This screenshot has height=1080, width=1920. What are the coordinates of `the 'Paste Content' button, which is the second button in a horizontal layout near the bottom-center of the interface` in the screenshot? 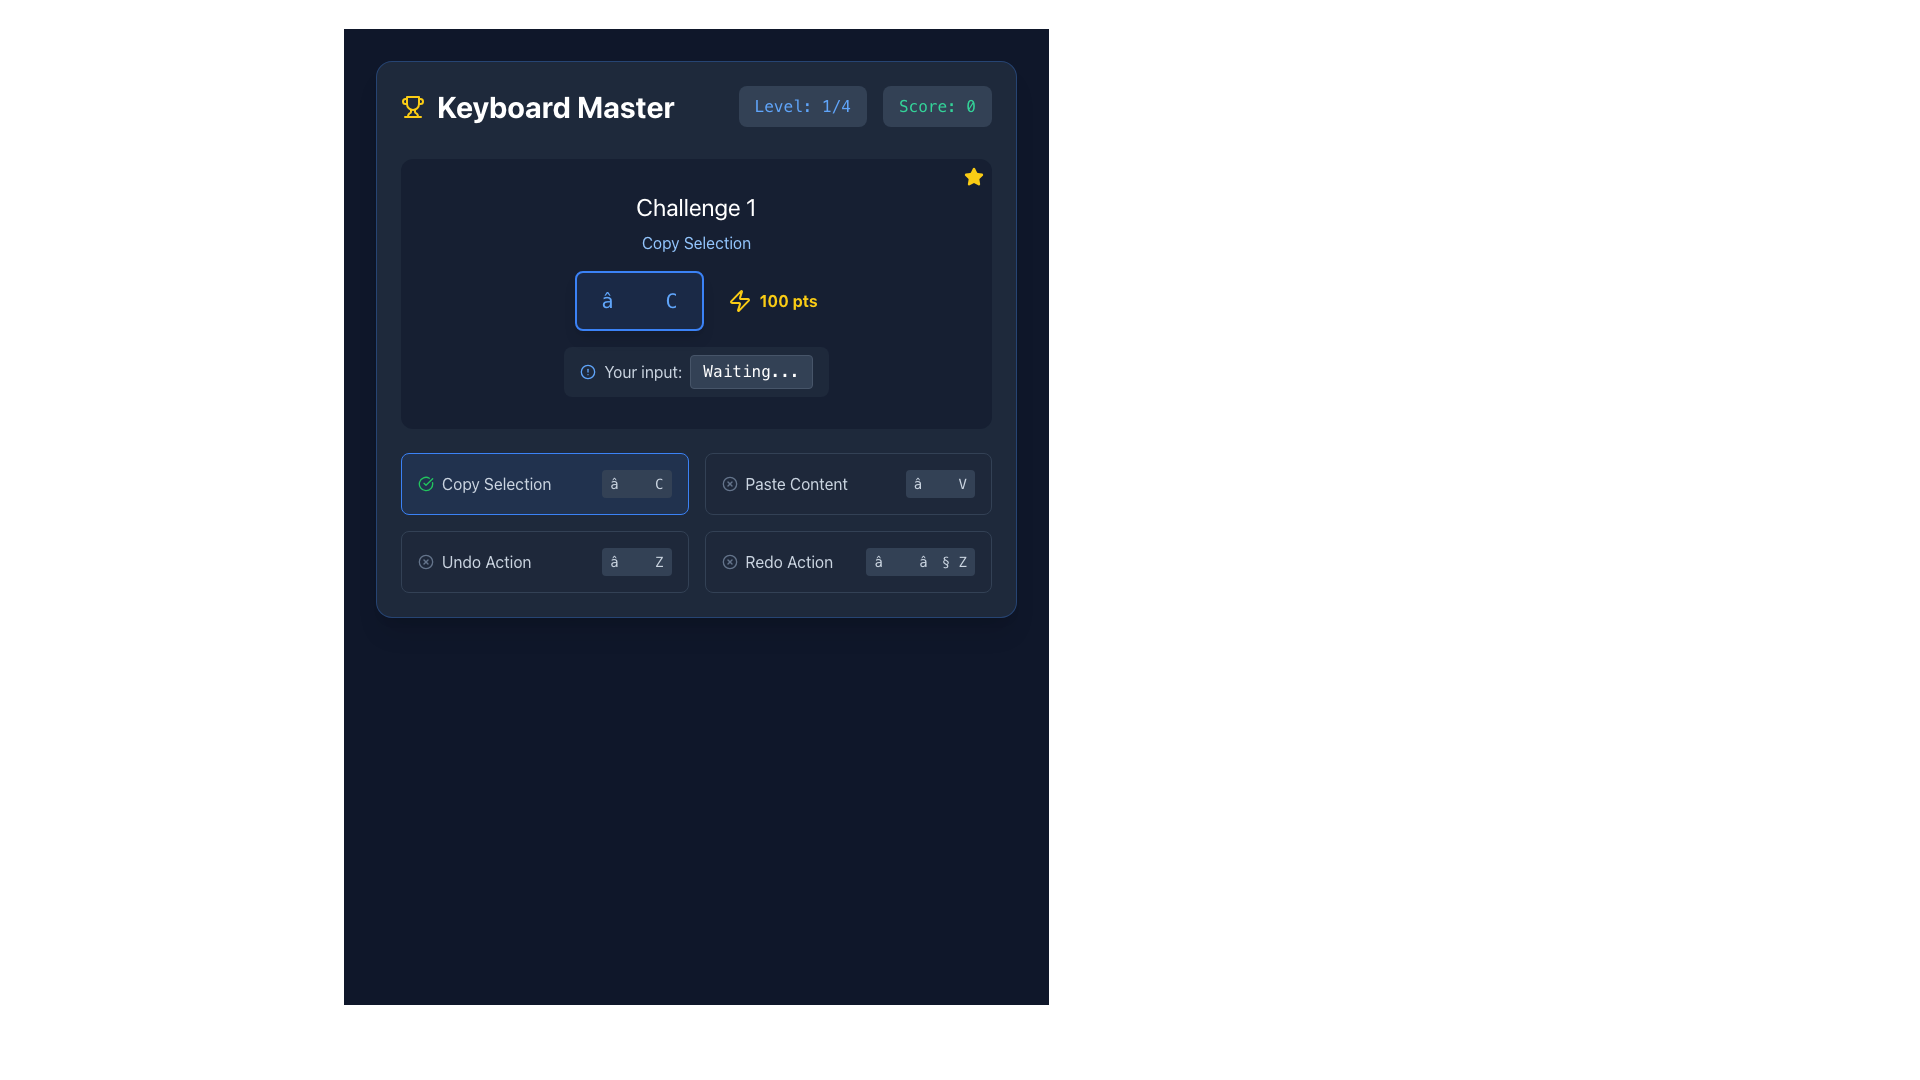 It's located at (795, 483).